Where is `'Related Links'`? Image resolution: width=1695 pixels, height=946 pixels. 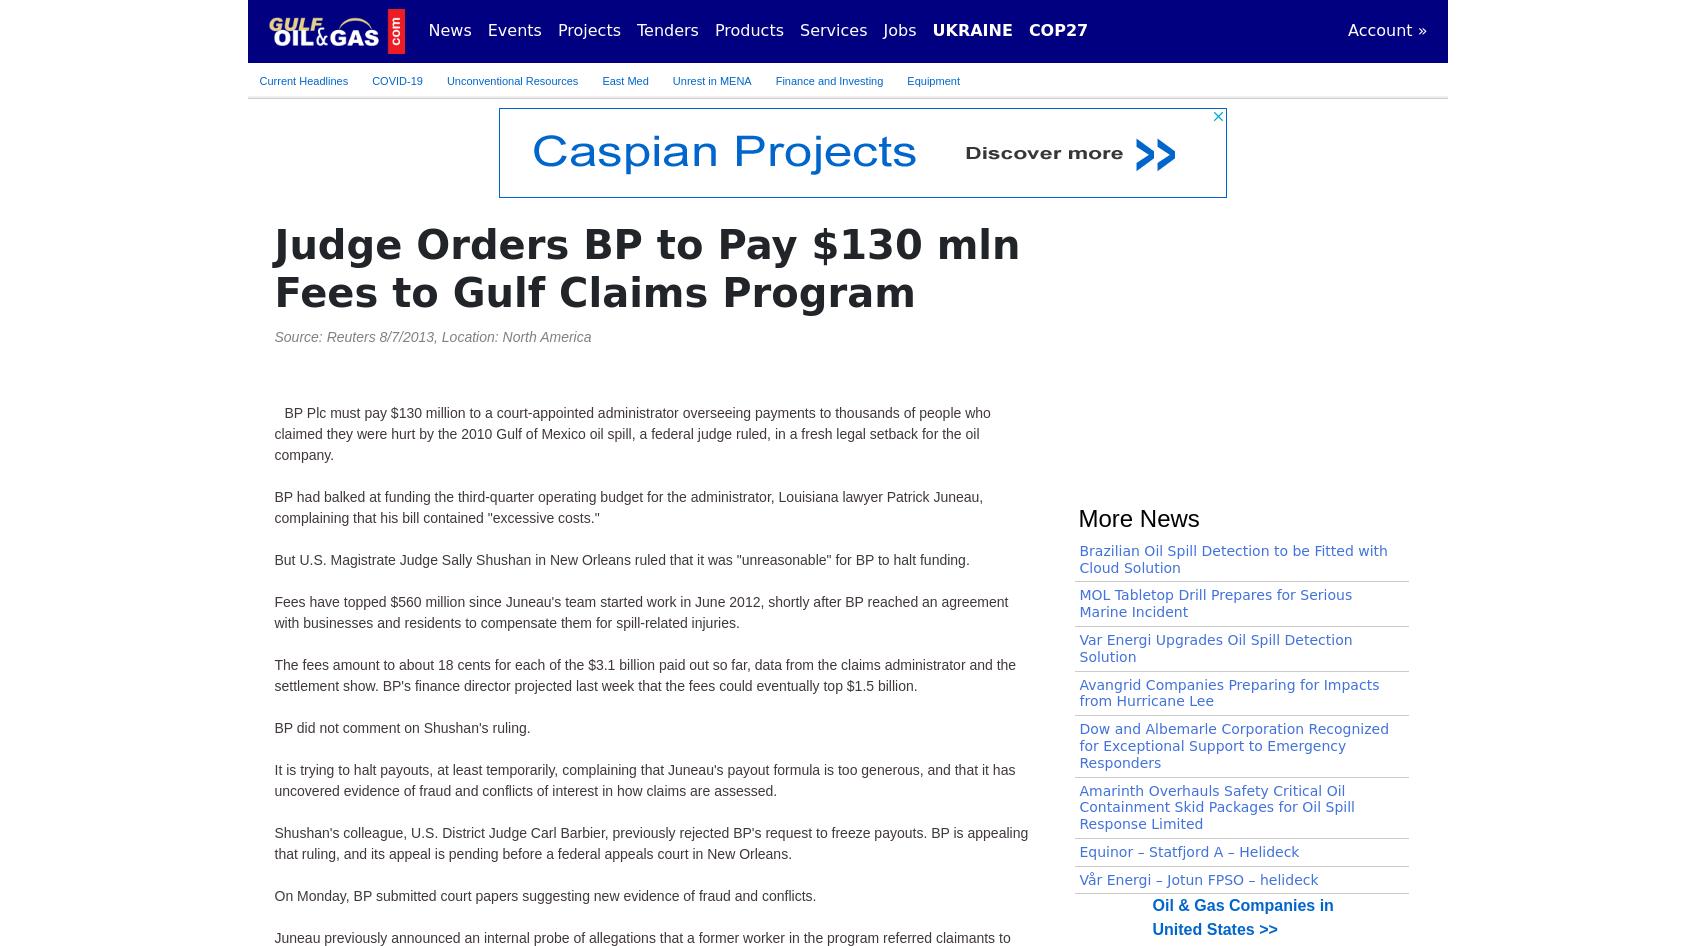 'Related Links' is located at coordinates (1149, 198).